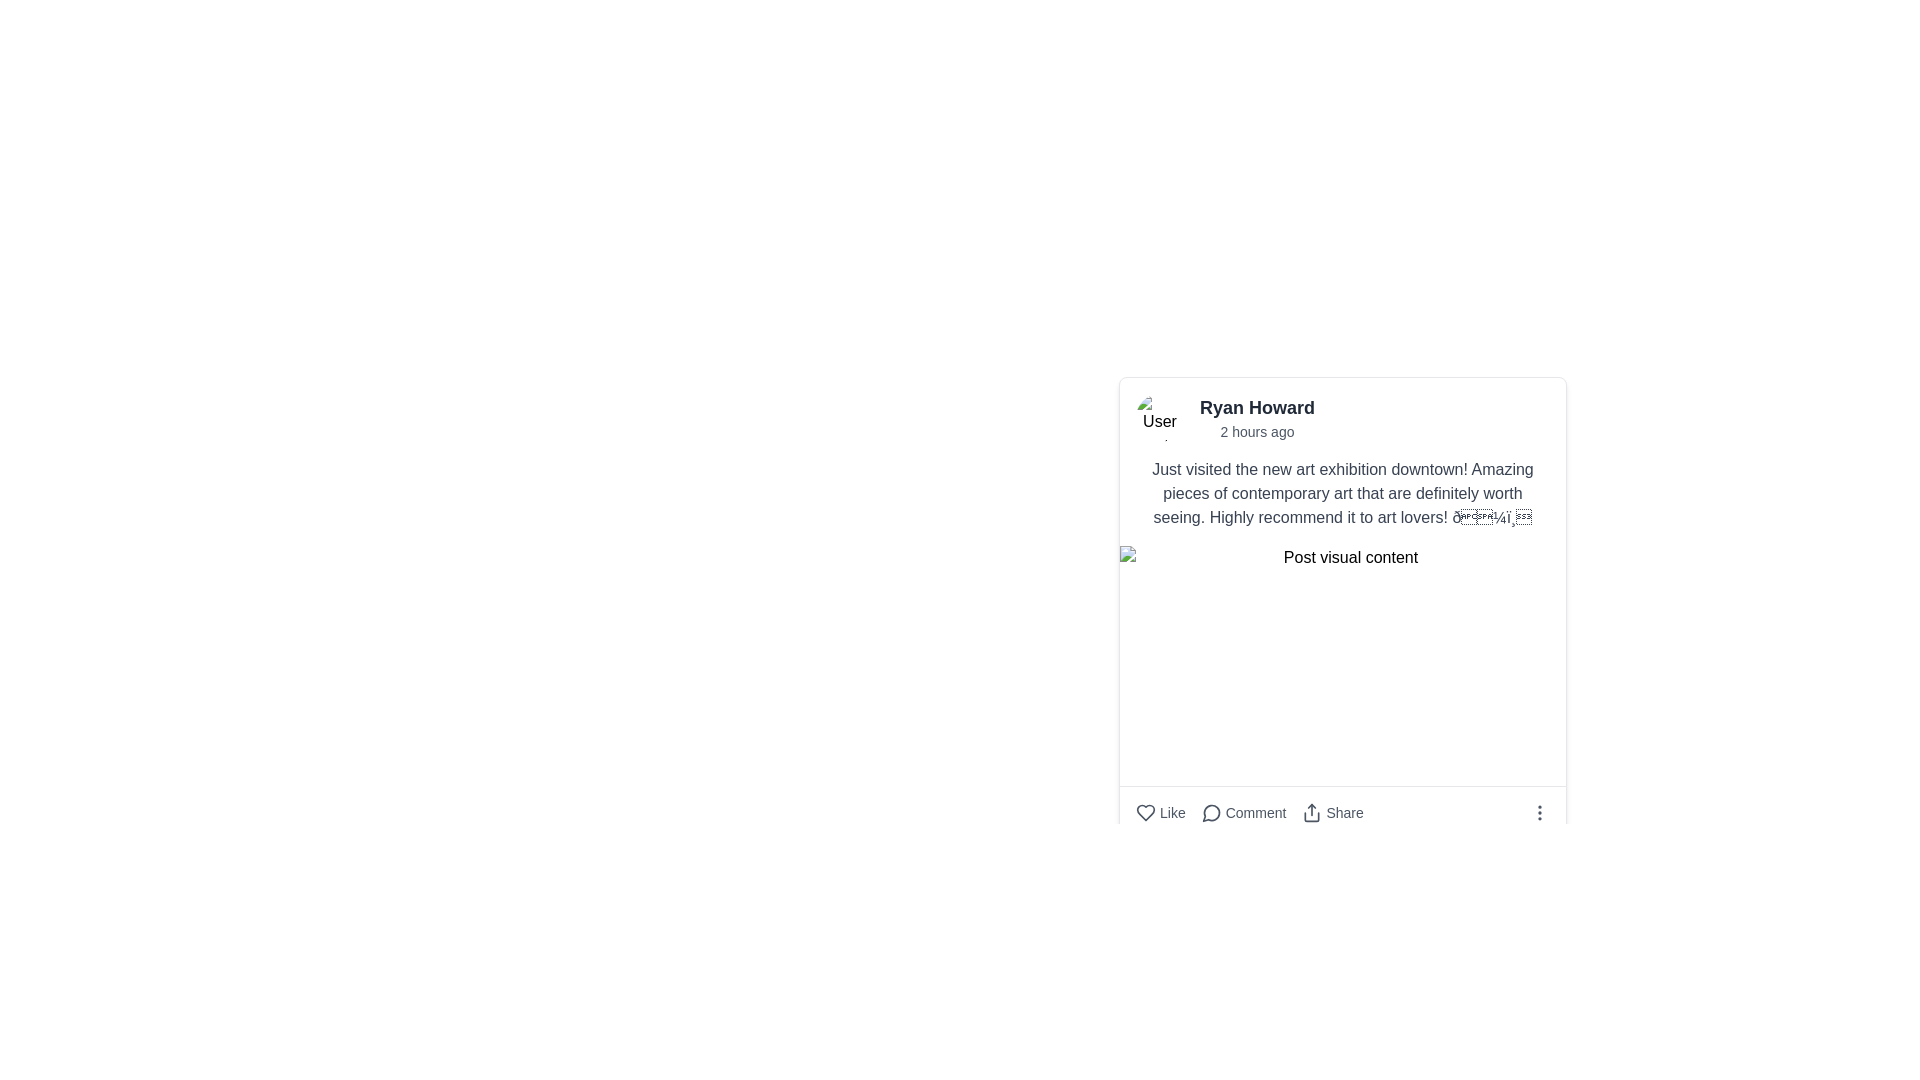  What do you see at coordinates (1343, 462) in the screenshot?
I see `content displayed in the Content Display Section which includes the username 'Ryan Howard', a timestamp '2 hours ago', and a detailed post about a new art exhibition` at bounding box center [1343, 462].